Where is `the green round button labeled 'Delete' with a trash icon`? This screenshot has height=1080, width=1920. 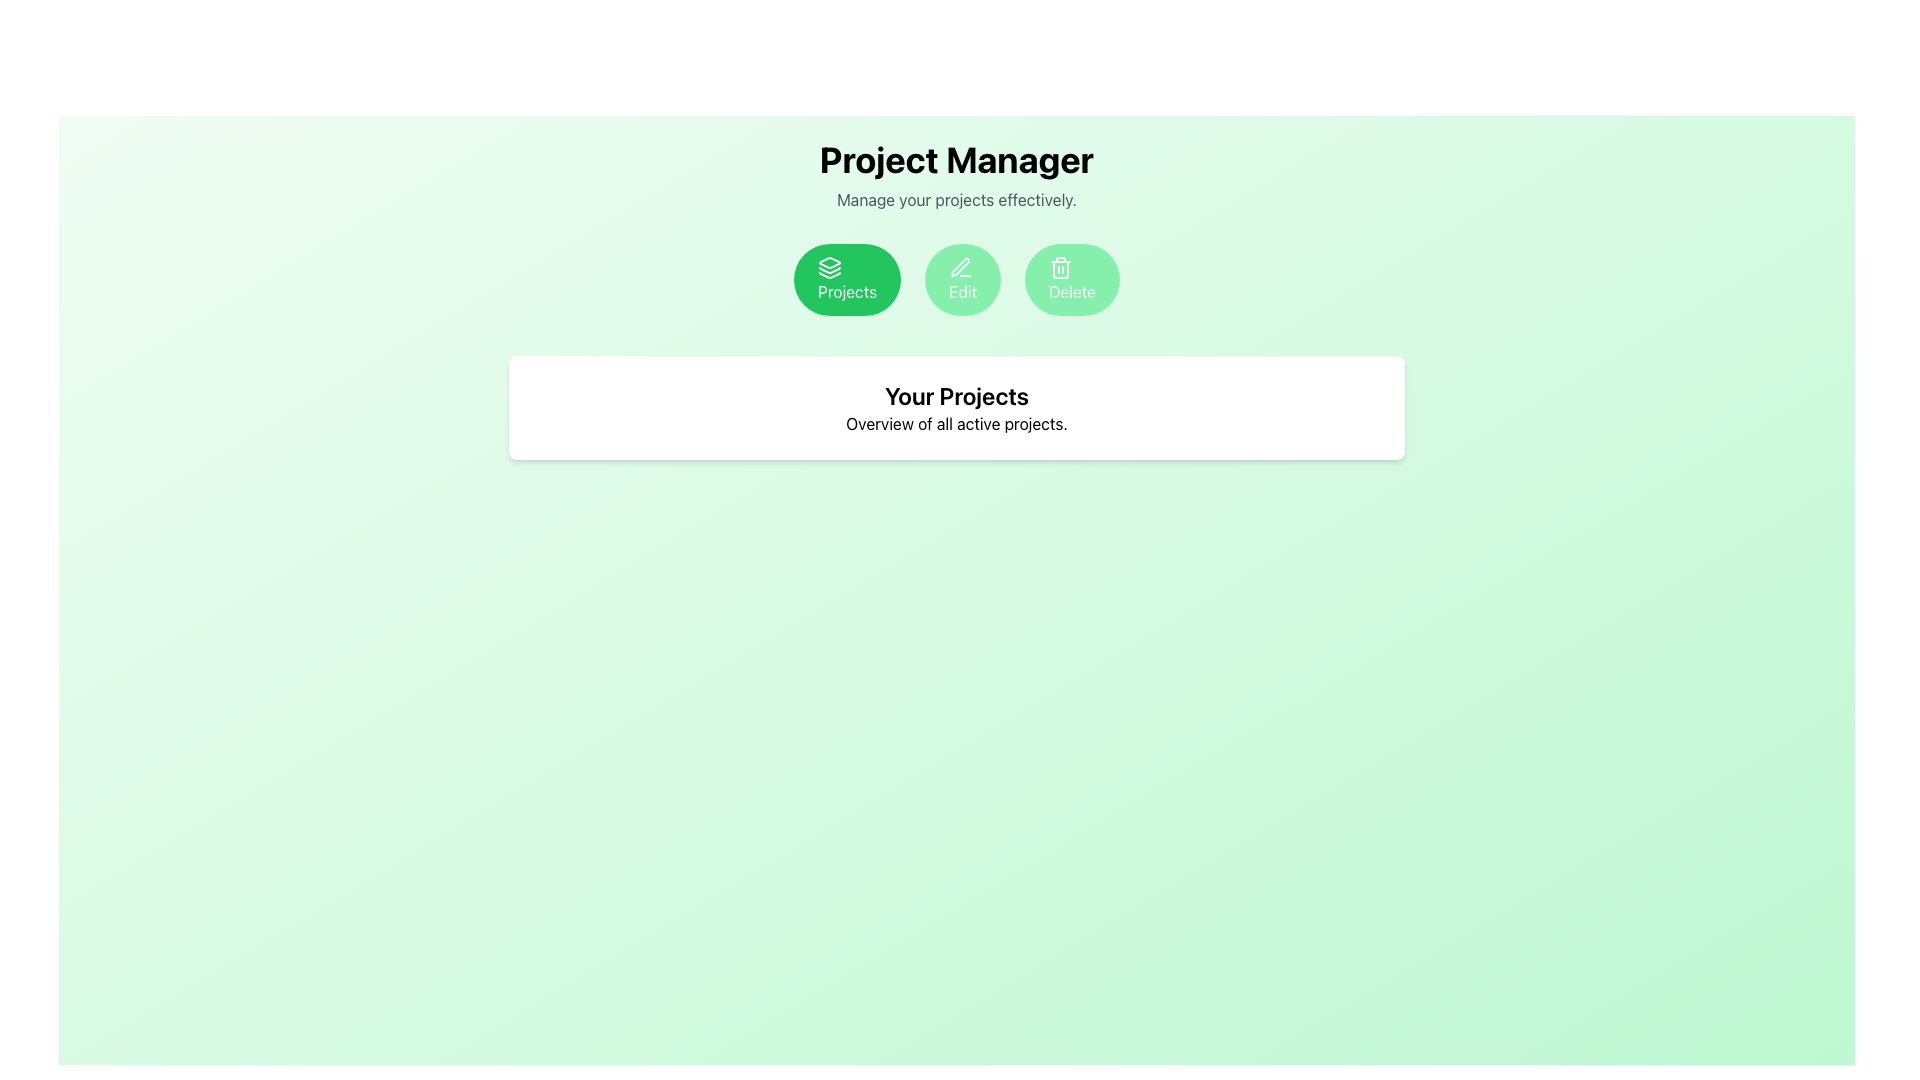
the green round button labeled 'Delete' with a trash icon is located at coordinates (1071, 280).